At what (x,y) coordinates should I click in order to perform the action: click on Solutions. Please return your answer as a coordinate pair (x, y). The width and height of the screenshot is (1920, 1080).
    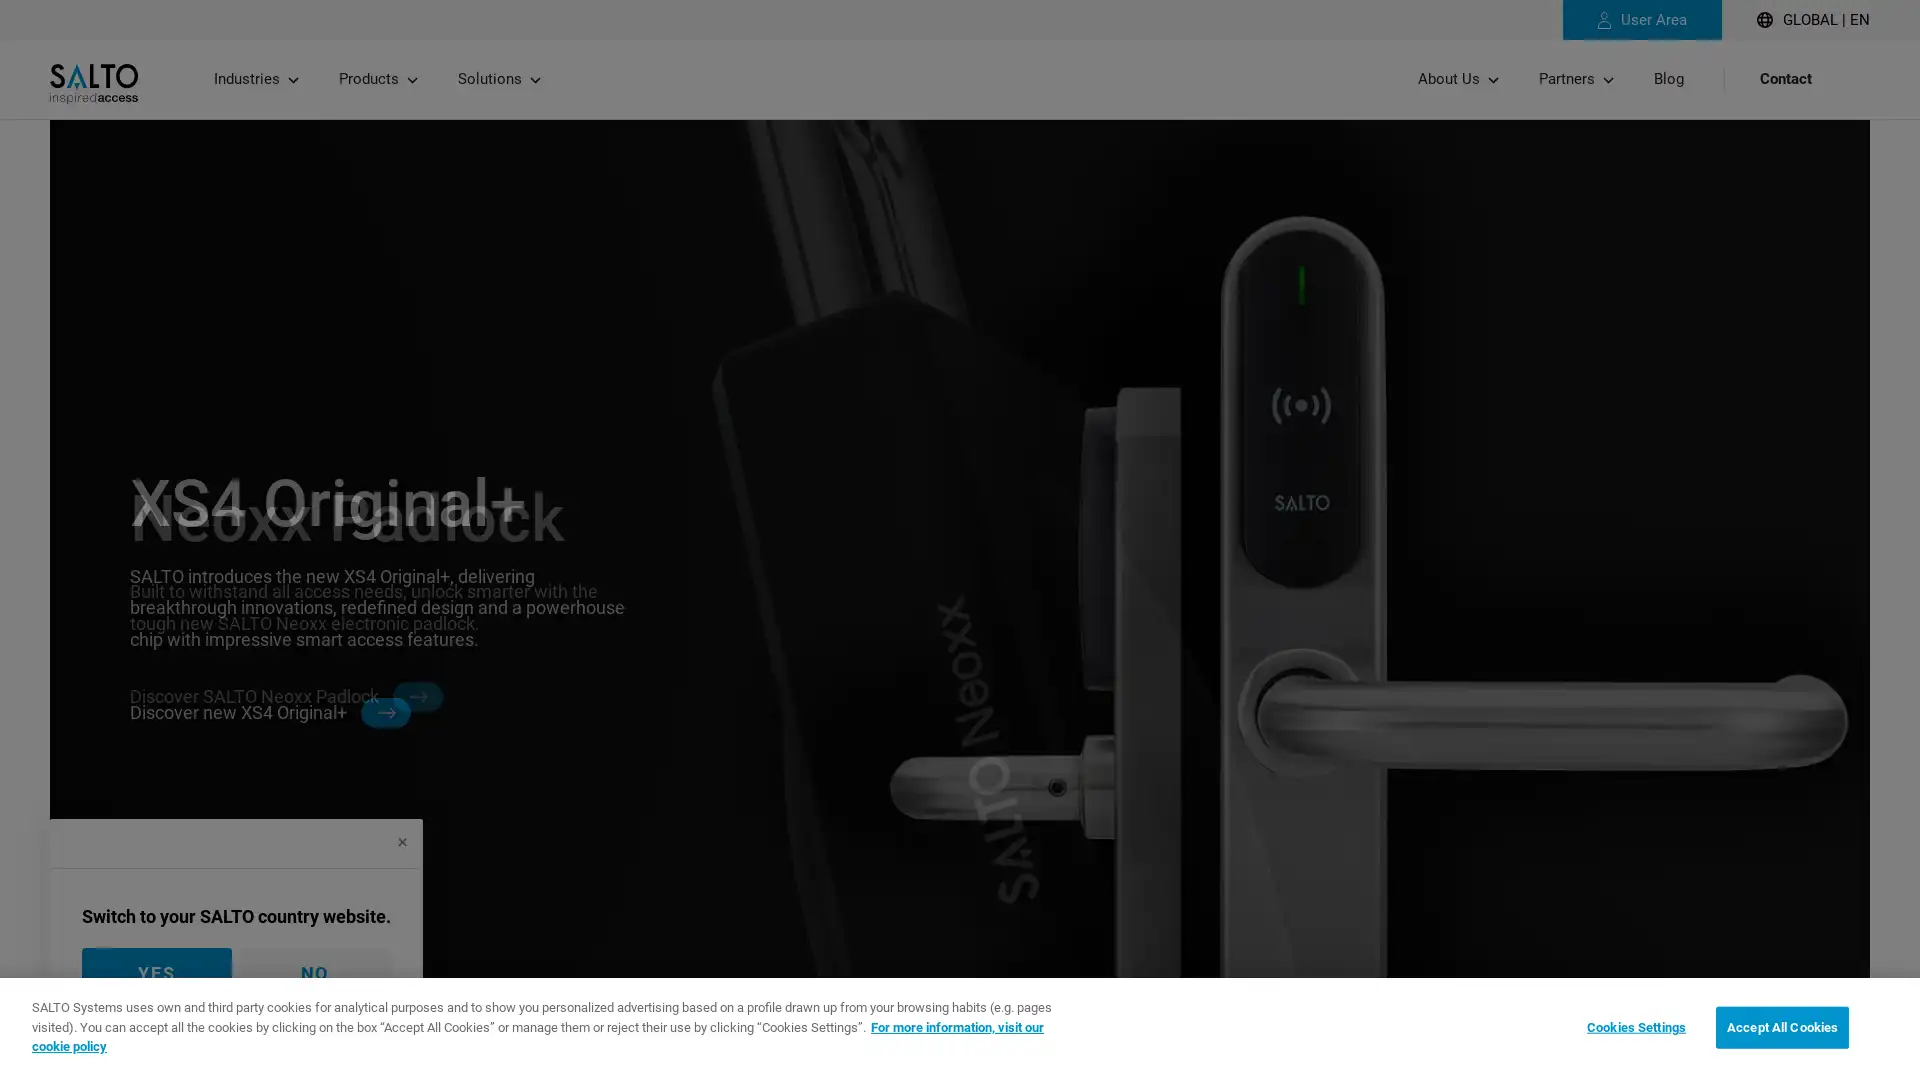
    Looking at the image, I should click on (499, 77).